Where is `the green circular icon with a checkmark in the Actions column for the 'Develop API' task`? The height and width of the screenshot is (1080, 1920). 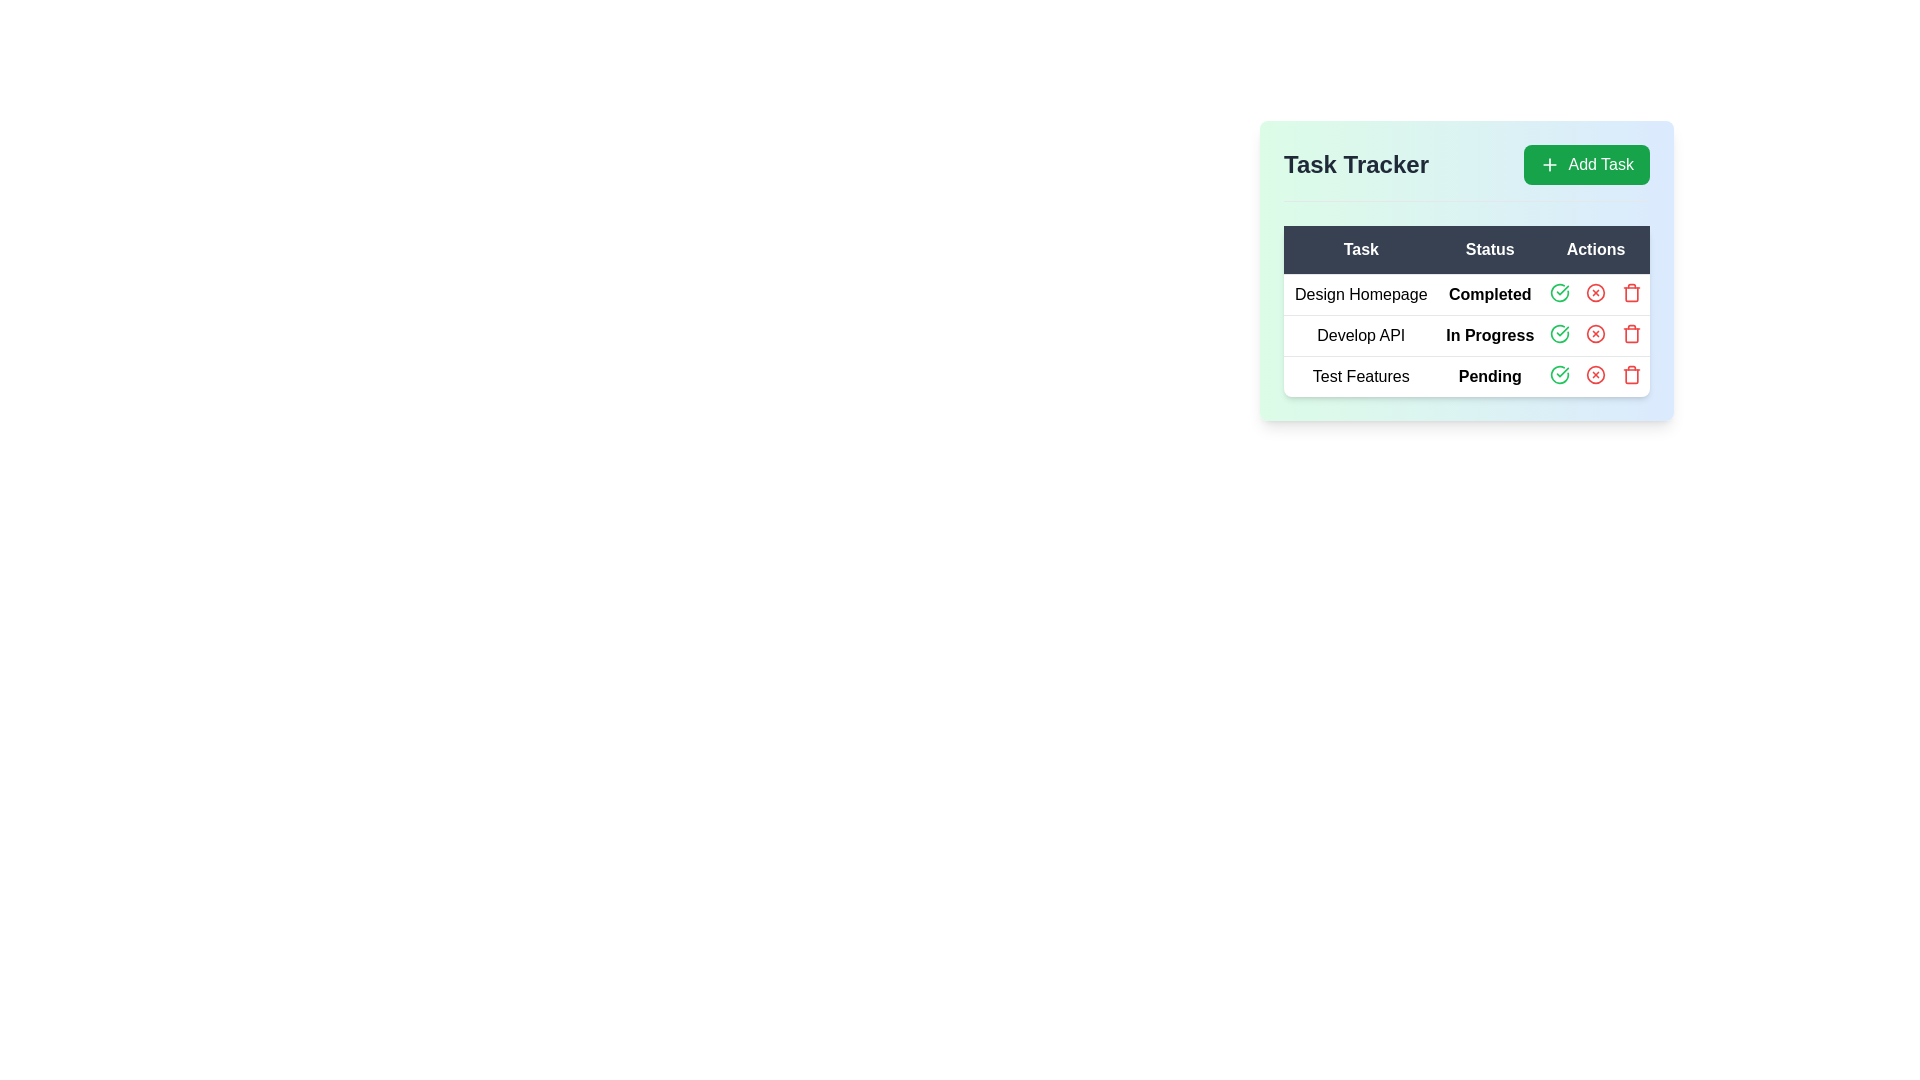
the green circular icon with a checkmark in the Actions column for the 'Develop API' task is located at coordinates (1559, 333).